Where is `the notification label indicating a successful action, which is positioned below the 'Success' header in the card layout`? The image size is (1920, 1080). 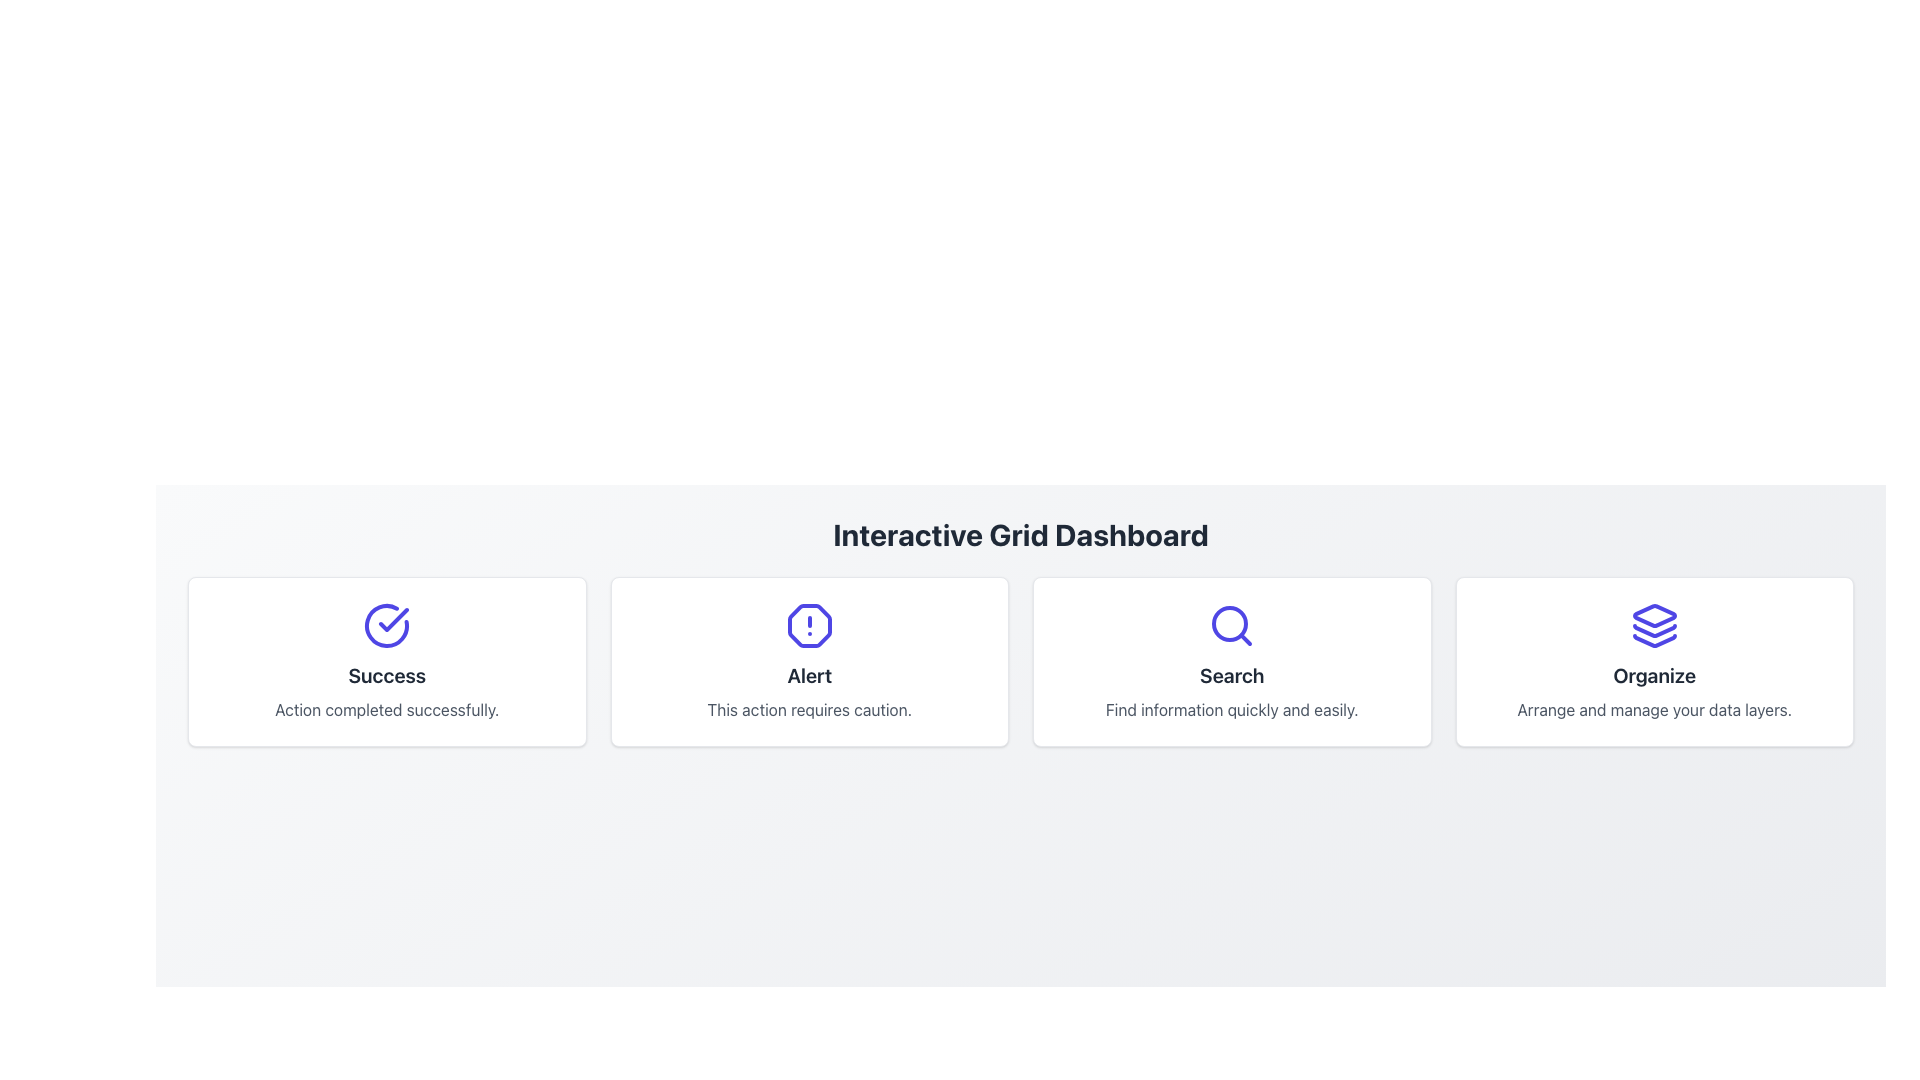
the notification label indicating a successful action, which is positioned below the 'Success' header in the card layout is located at coordinates (387, 708).